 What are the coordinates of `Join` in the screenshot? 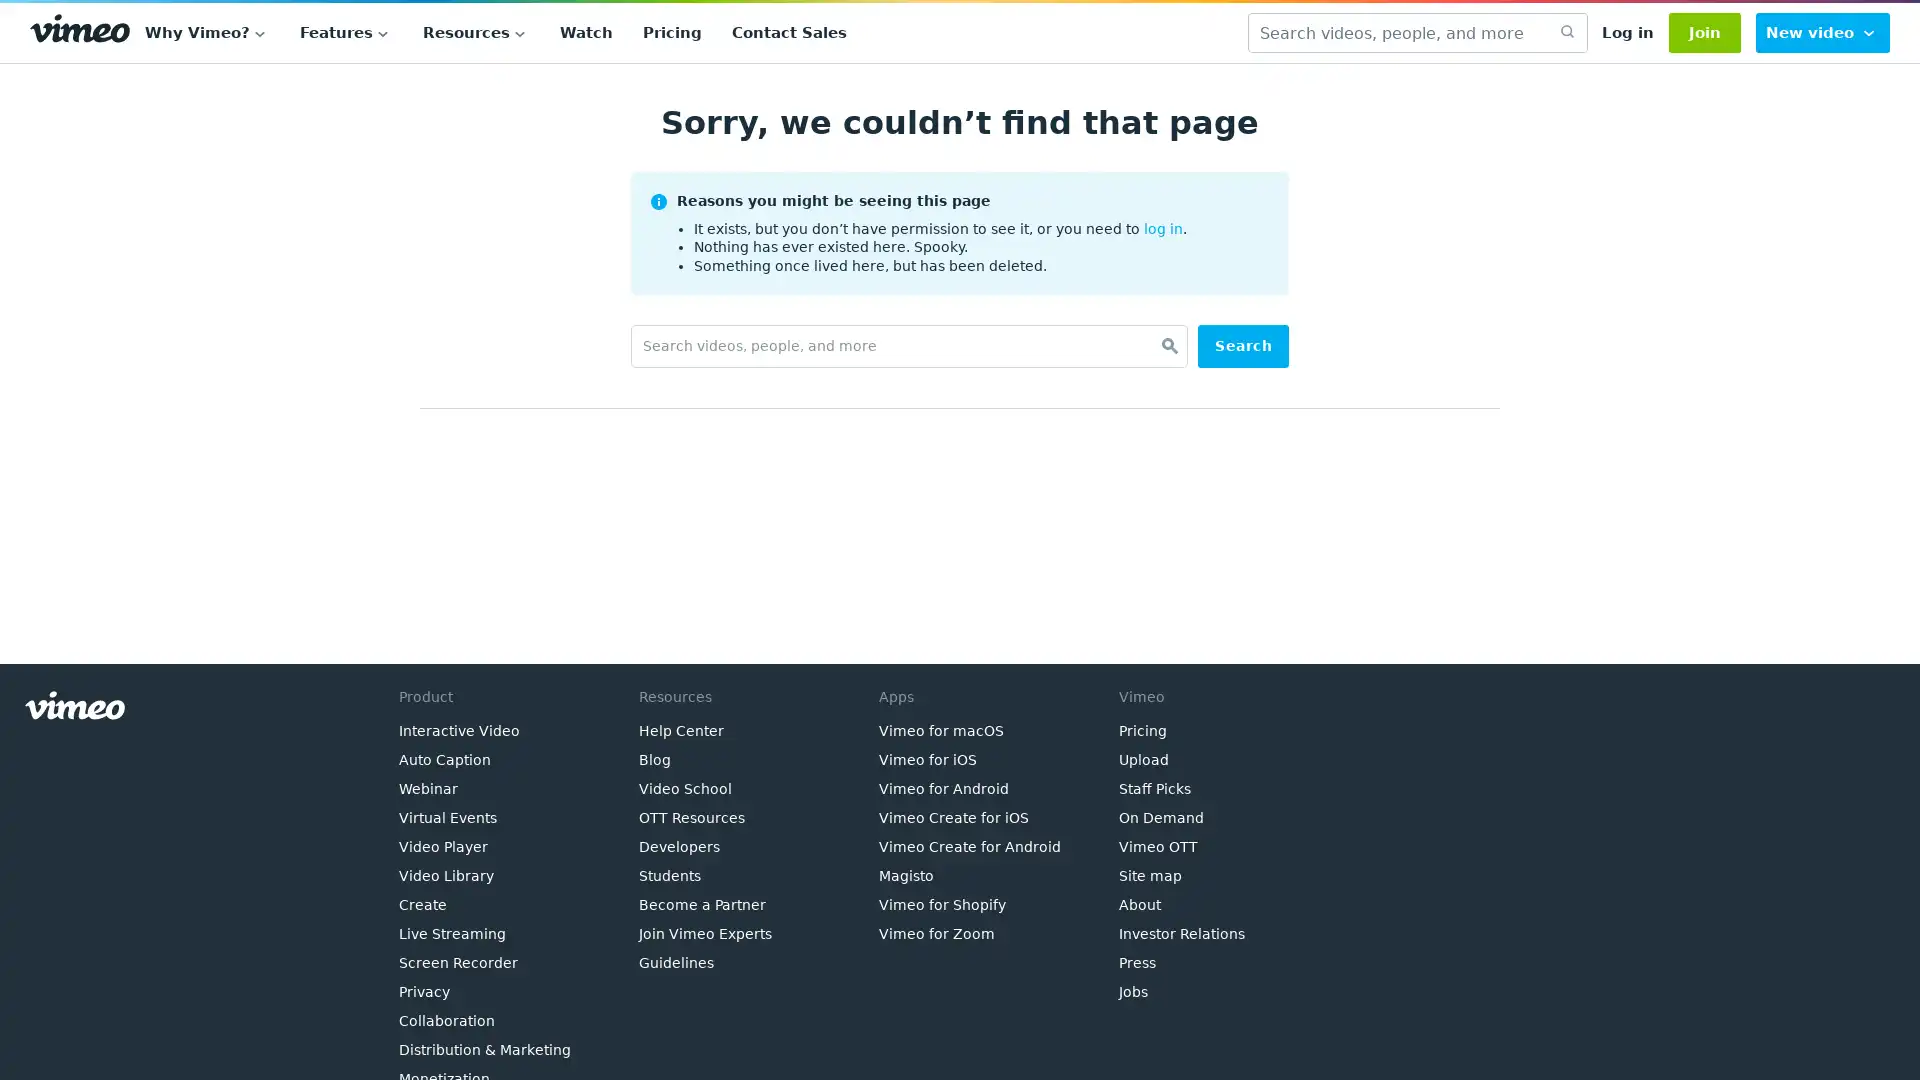 It's located at (1703, 33).